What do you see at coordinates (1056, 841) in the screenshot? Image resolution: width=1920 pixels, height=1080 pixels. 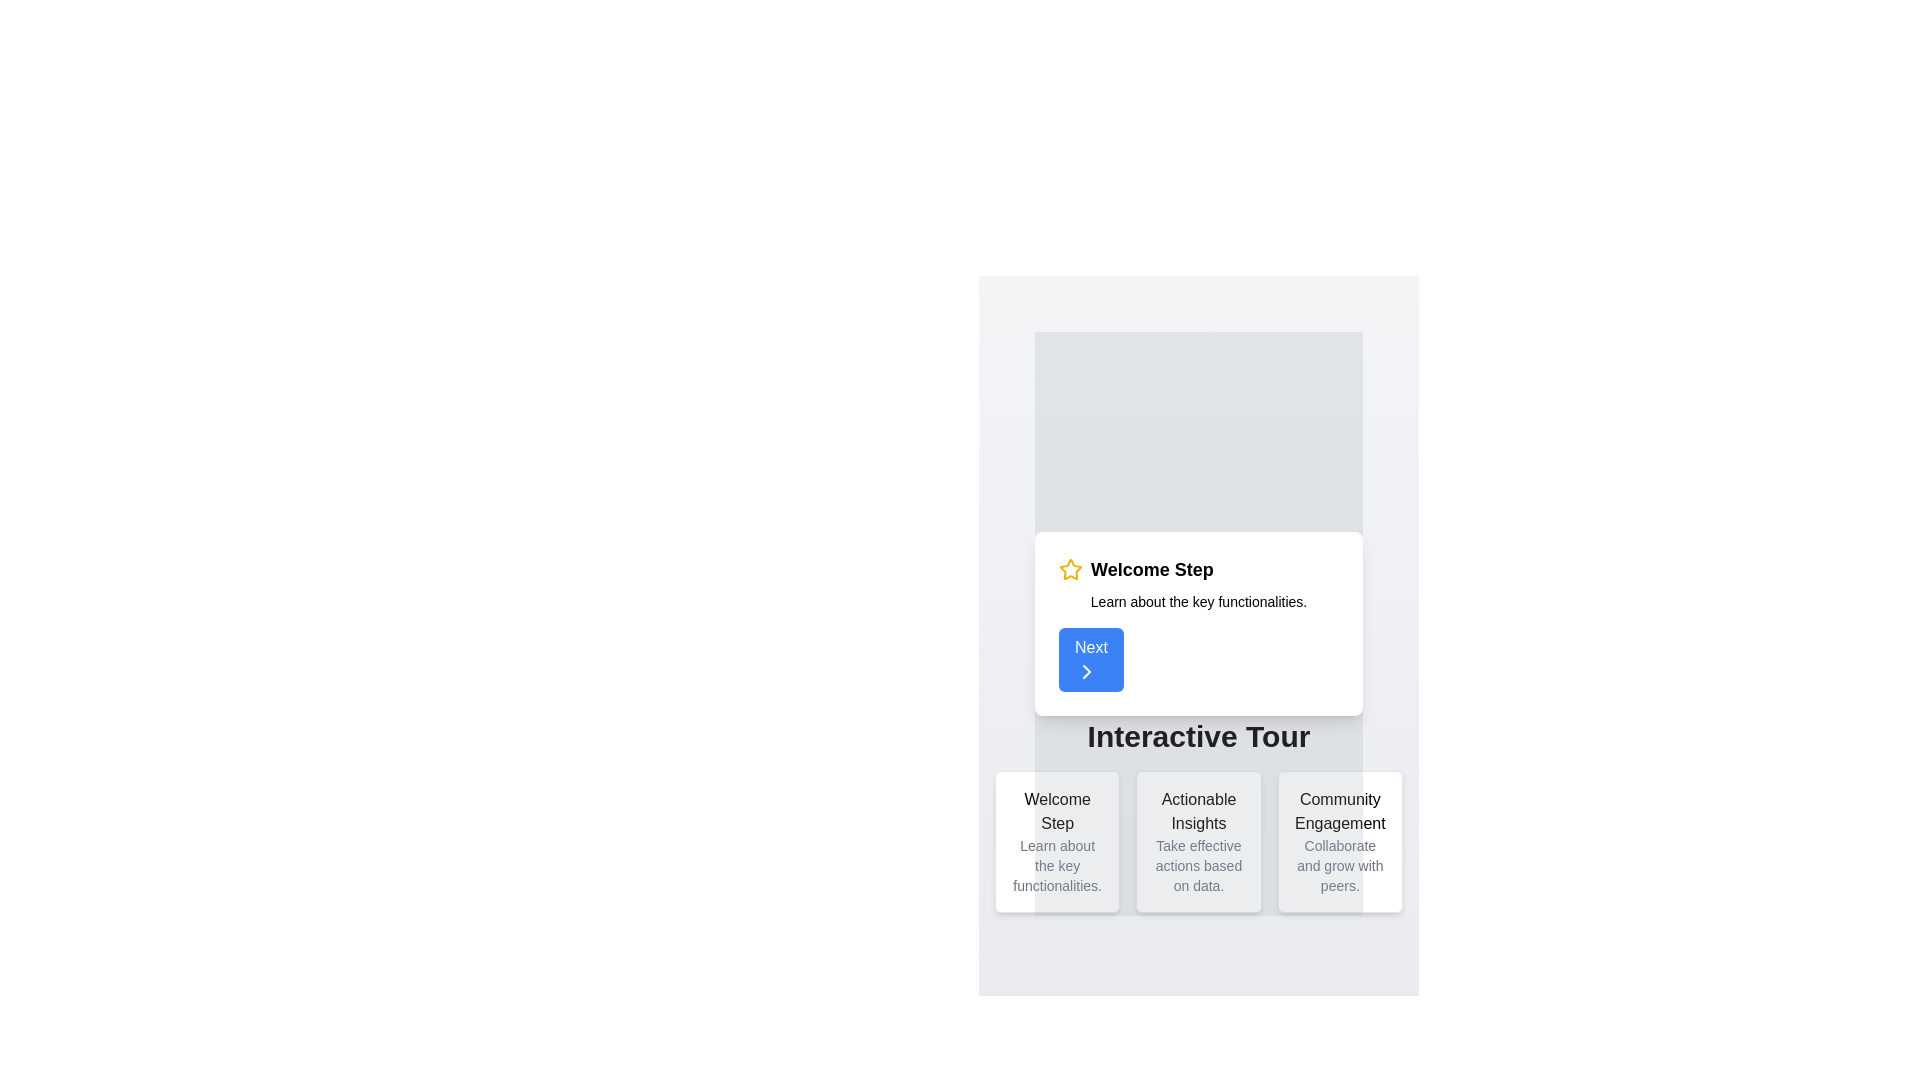 I see `the informational card located in the first column of a three-column grid layout, positioned above the 'Actionable Insights' and 'Community Engagement' cards` at bounding box center [1056, 841].